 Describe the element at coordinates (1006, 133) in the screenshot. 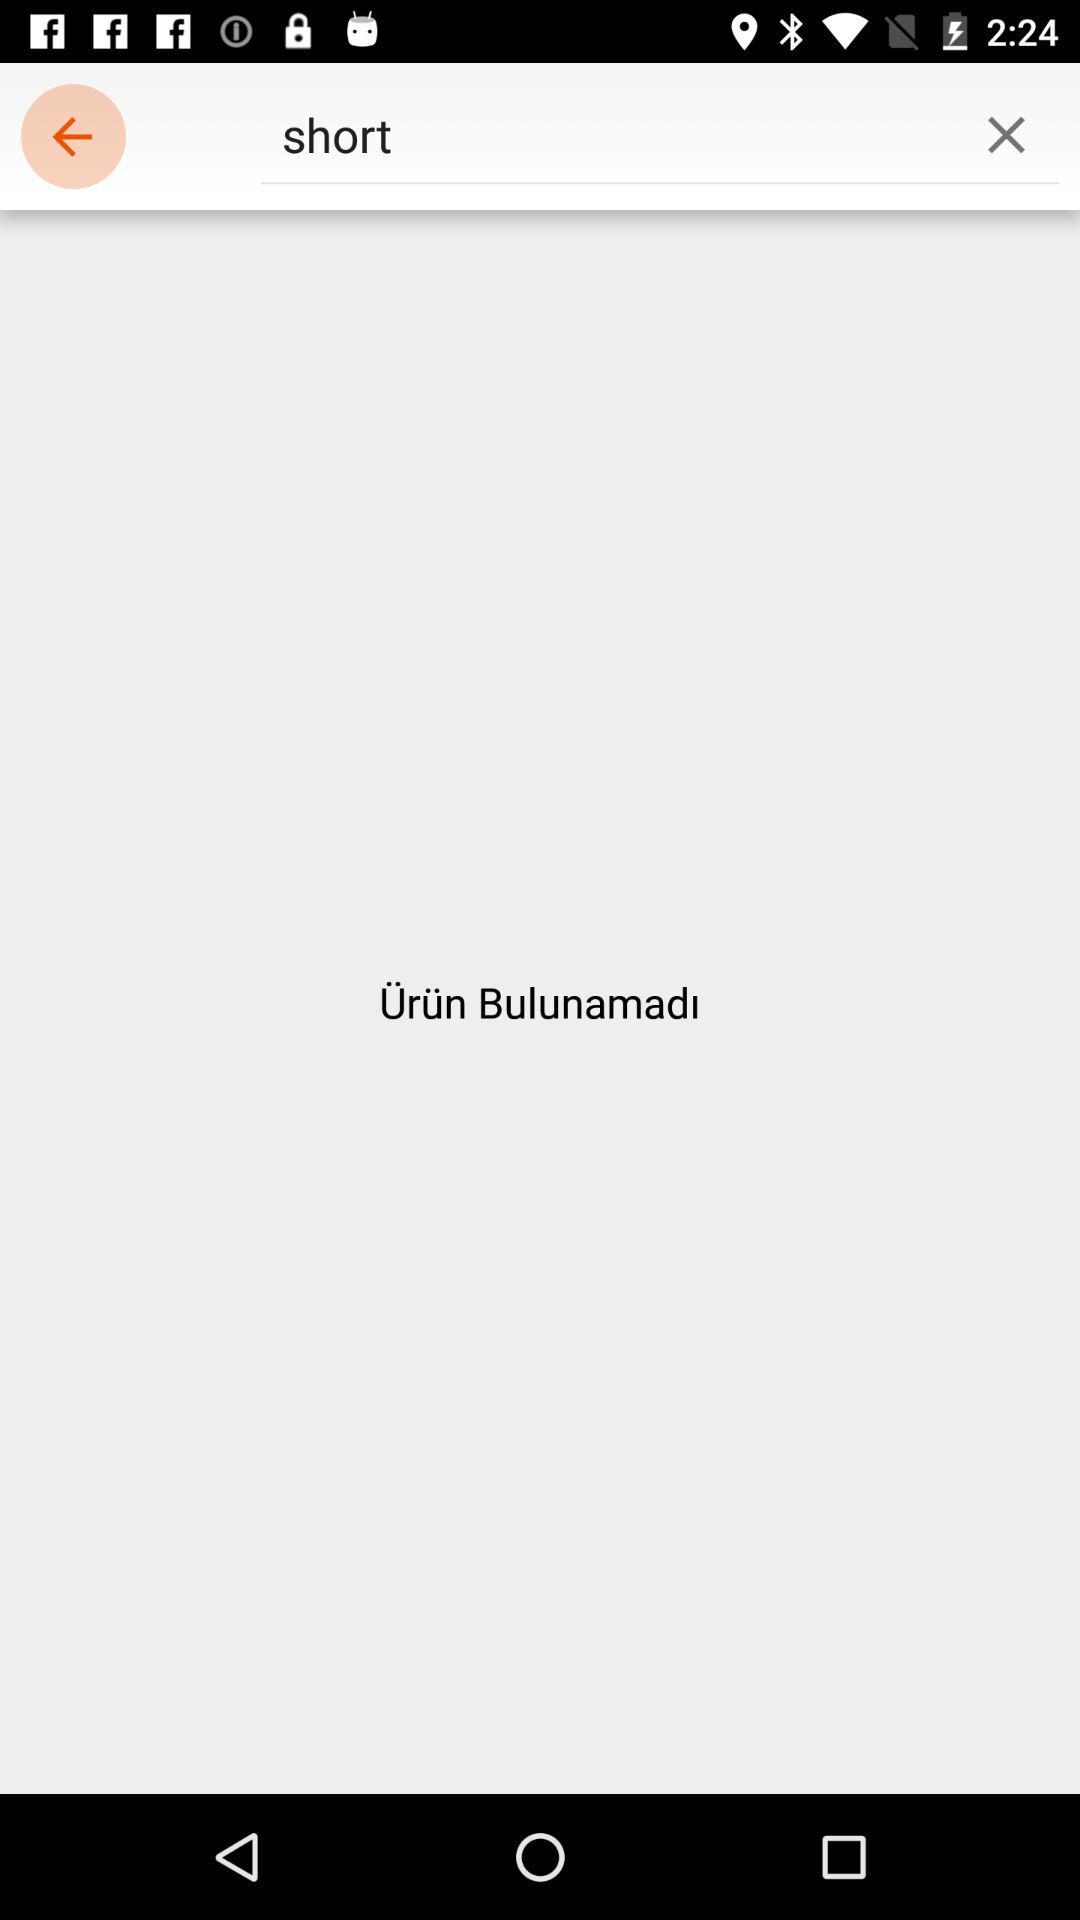

I see `the item next to the short icon` at that location.